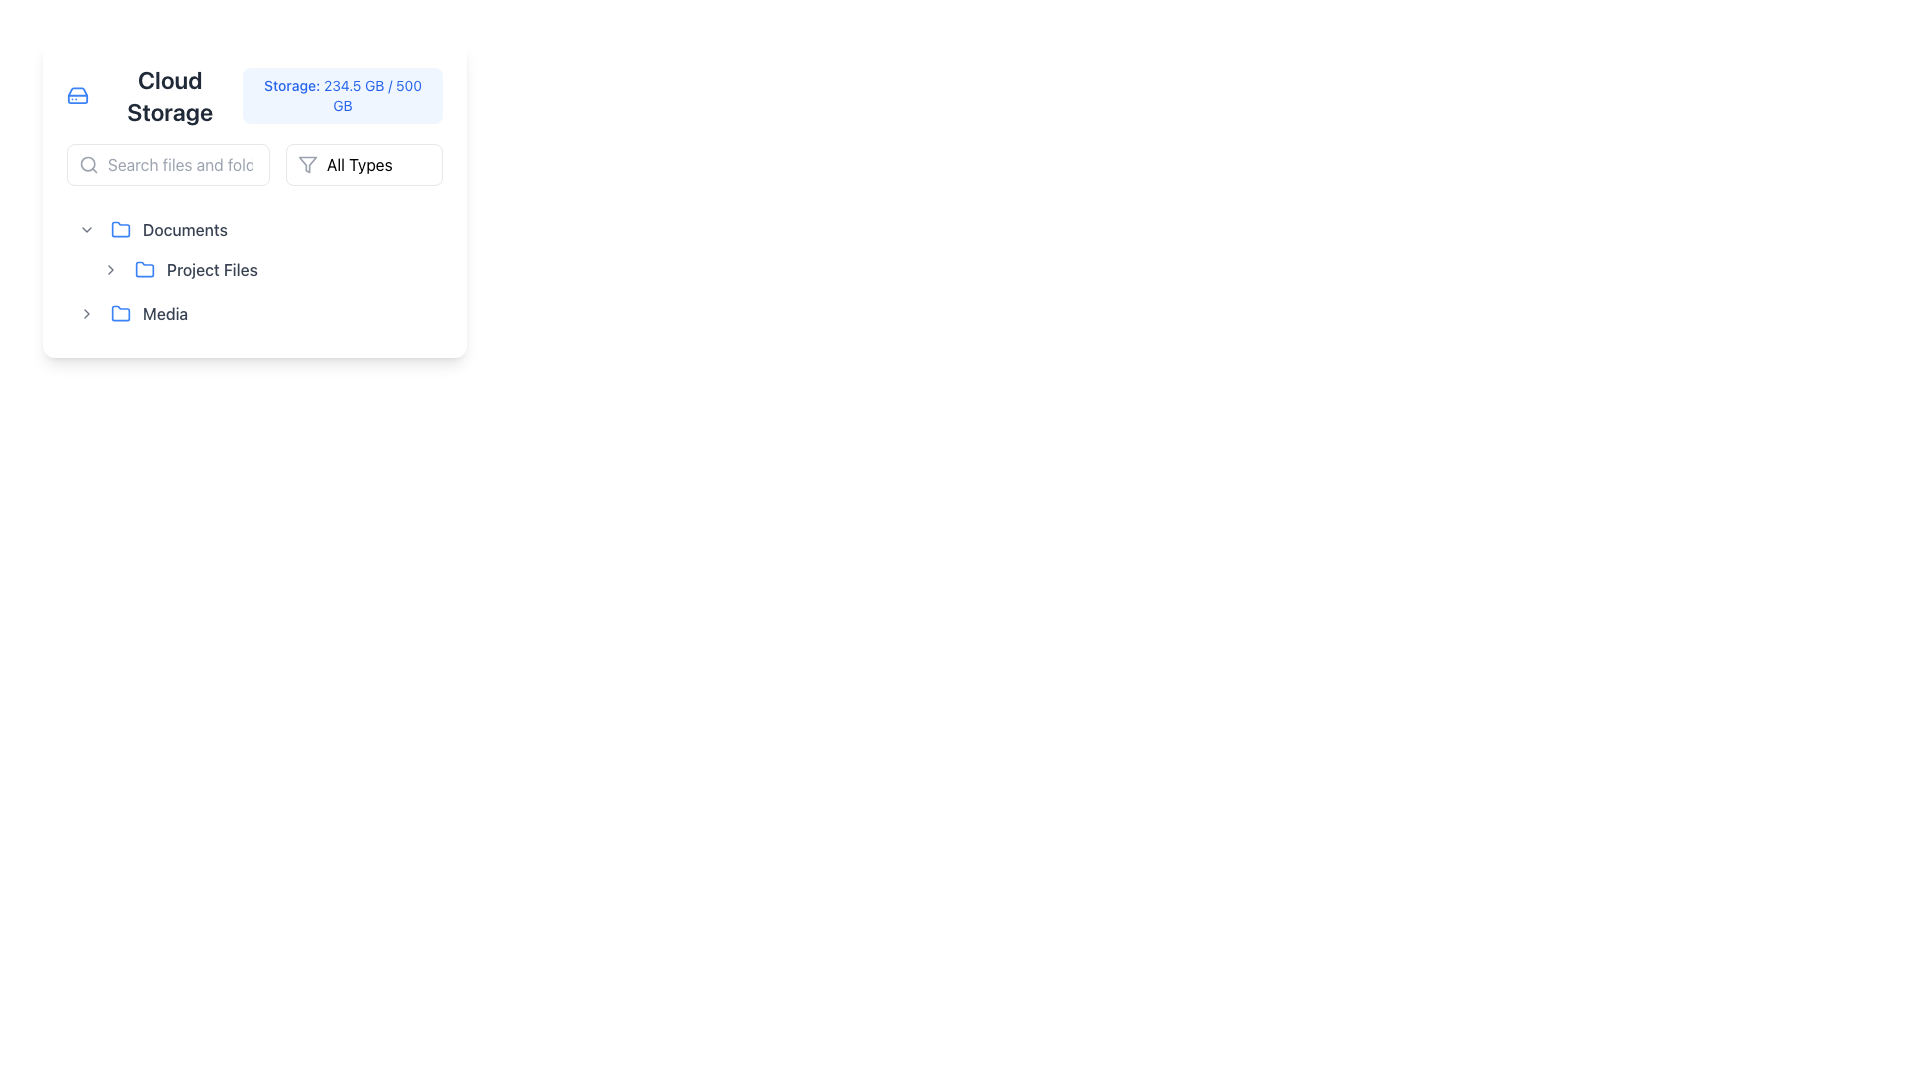 This screenshot has width=1920, height=1080. I want to click on the 'Project Files' text label located under the 'Documents' folder, so click(253, 270).